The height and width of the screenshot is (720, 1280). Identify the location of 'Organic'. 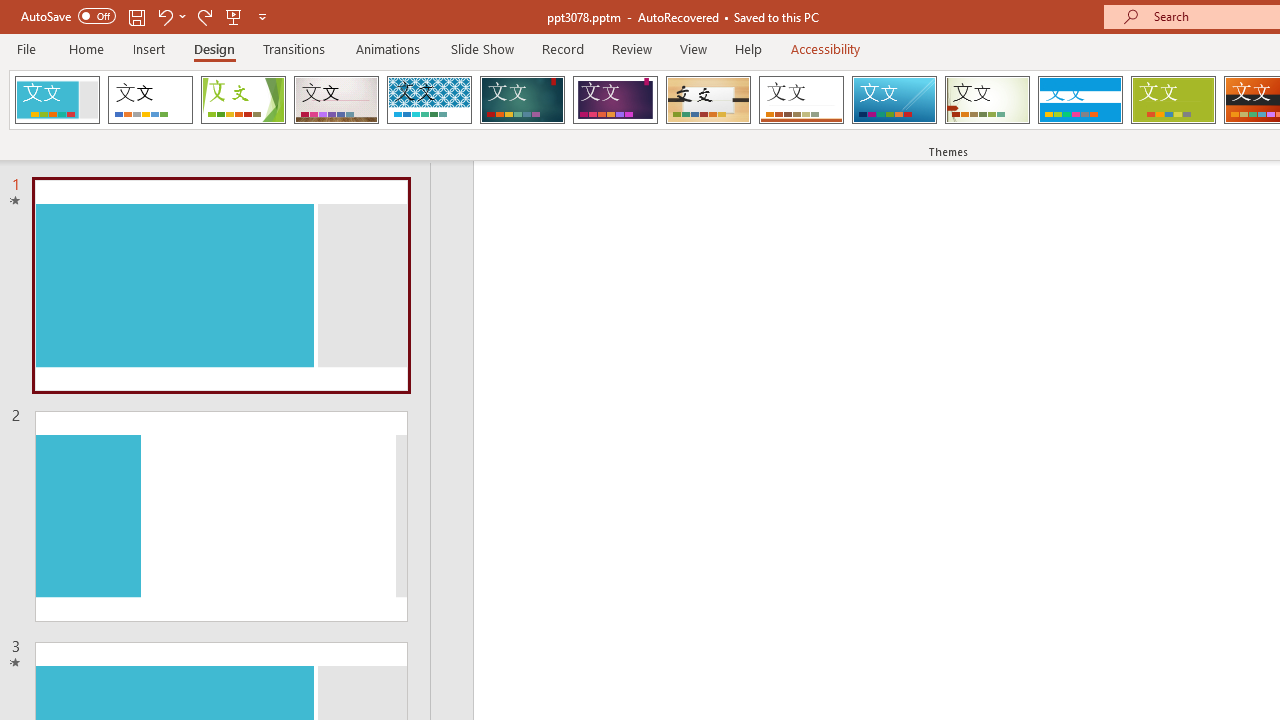
(708, 100).